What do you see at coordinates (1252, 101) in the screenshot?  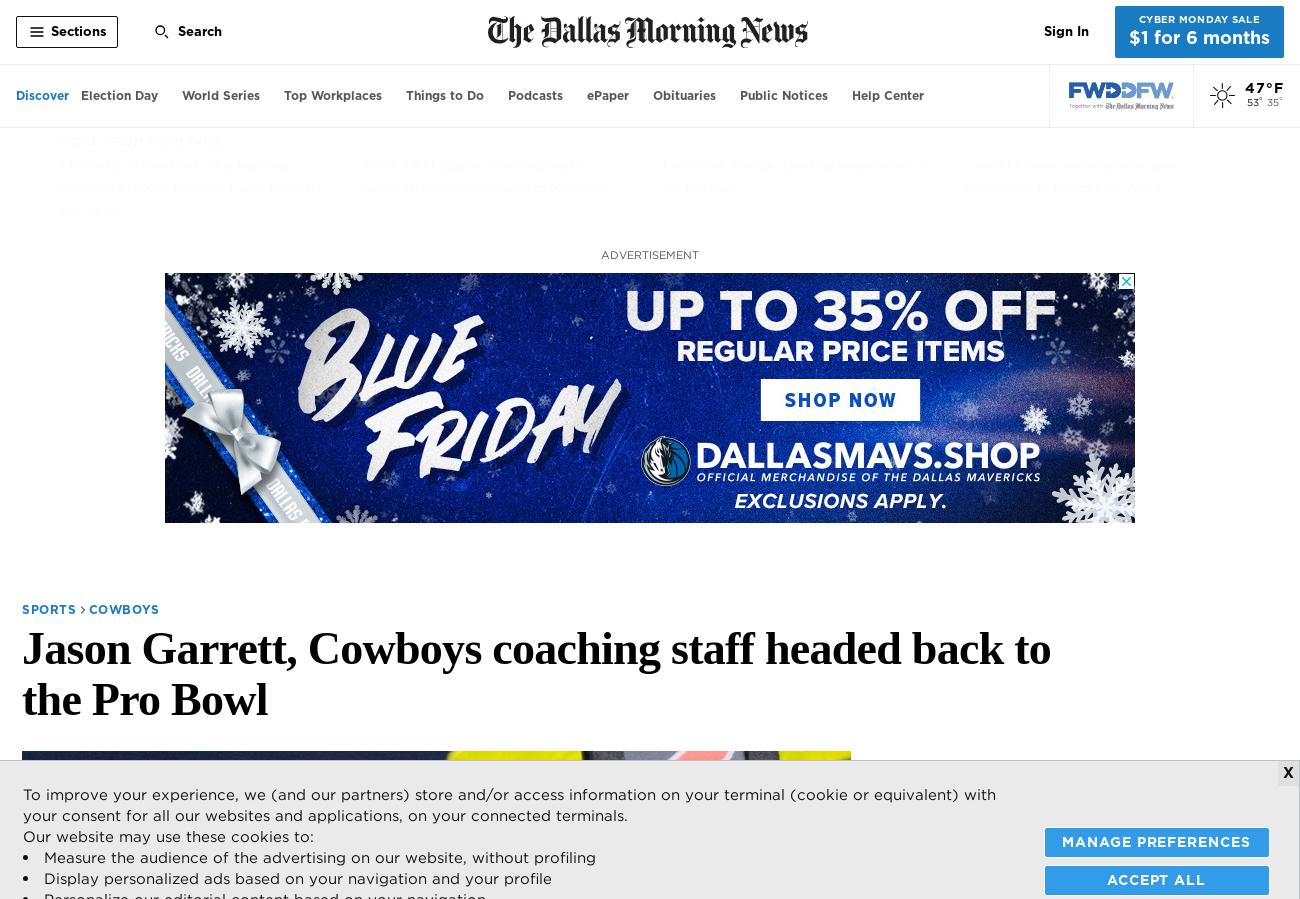 I see `'53'` at bounding box center [1252, 101].